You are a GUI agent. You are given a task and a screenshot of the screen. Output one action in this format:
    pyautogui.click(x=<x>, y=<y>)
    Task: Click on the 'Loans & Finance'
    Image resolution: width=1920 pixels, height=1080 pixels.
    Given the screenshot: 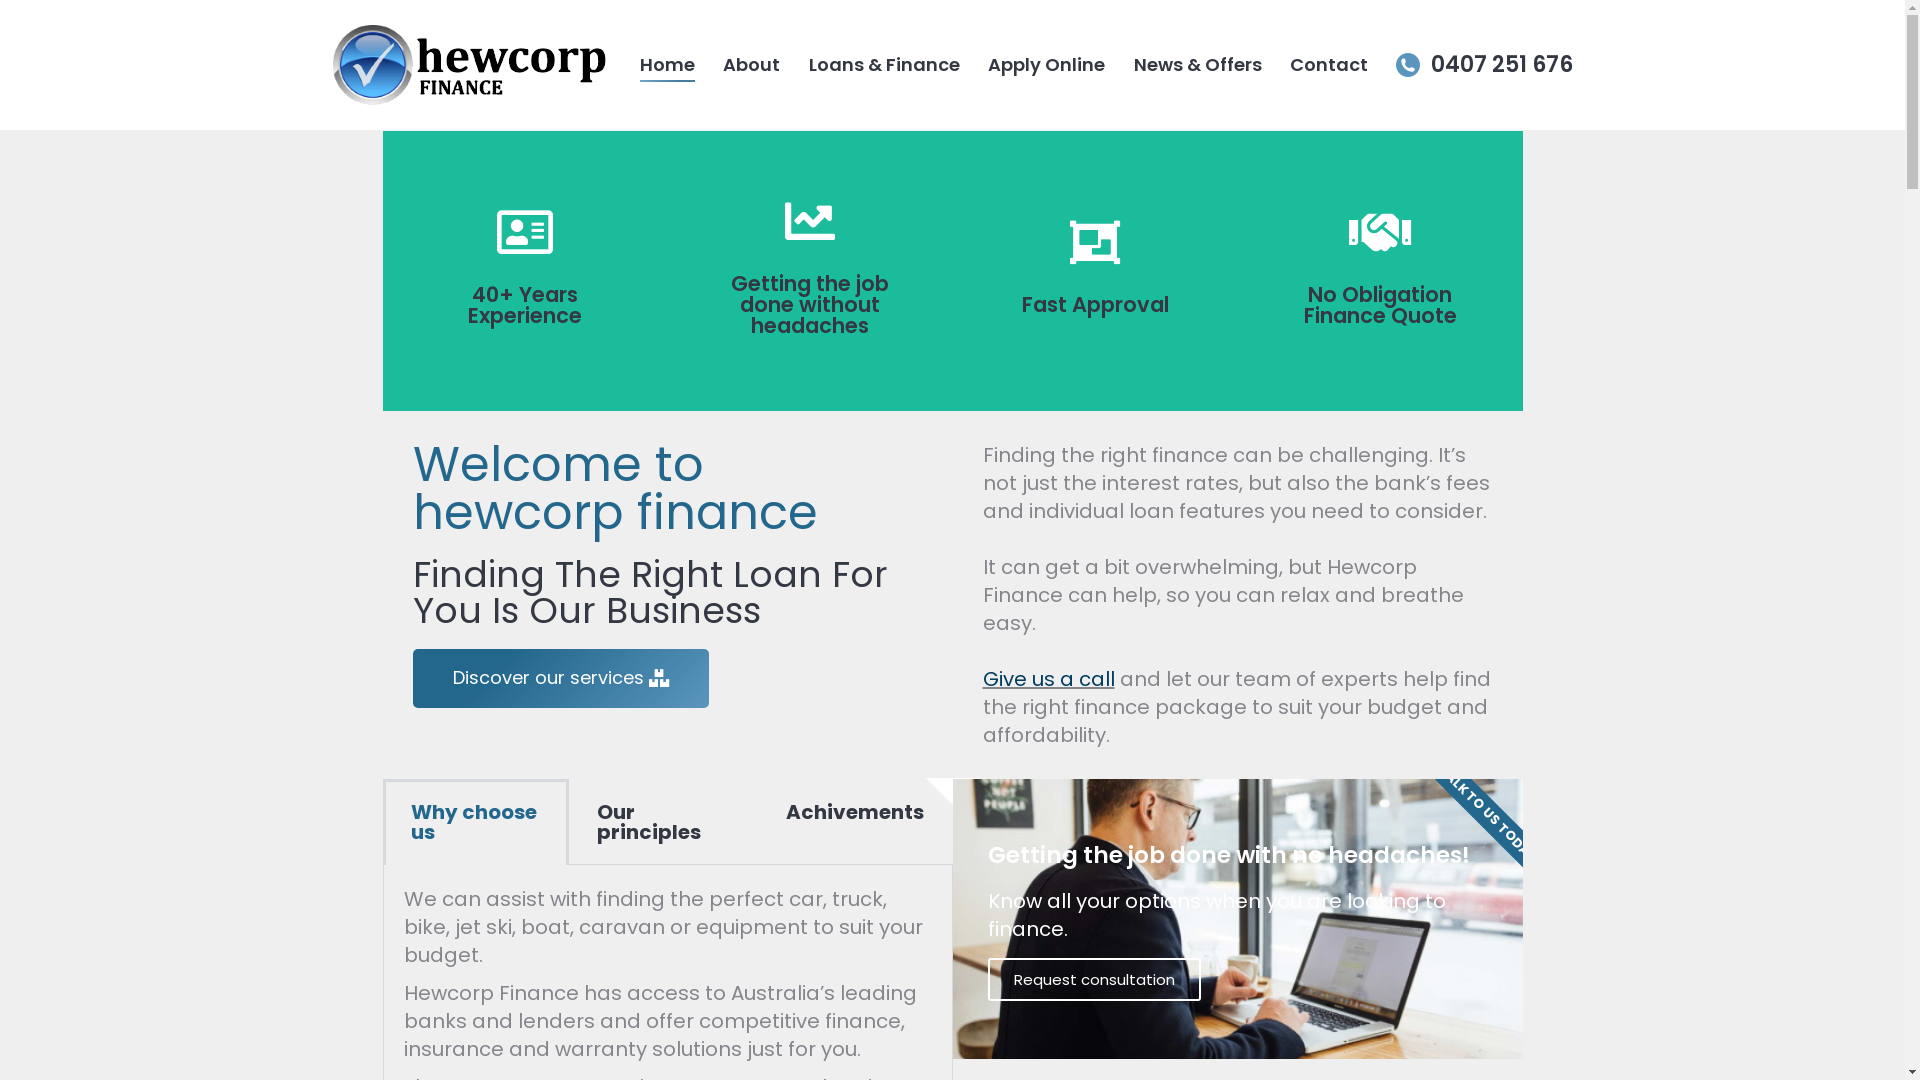 What is the action you would take?
    pyautogui.click(x=883, y=64)
    